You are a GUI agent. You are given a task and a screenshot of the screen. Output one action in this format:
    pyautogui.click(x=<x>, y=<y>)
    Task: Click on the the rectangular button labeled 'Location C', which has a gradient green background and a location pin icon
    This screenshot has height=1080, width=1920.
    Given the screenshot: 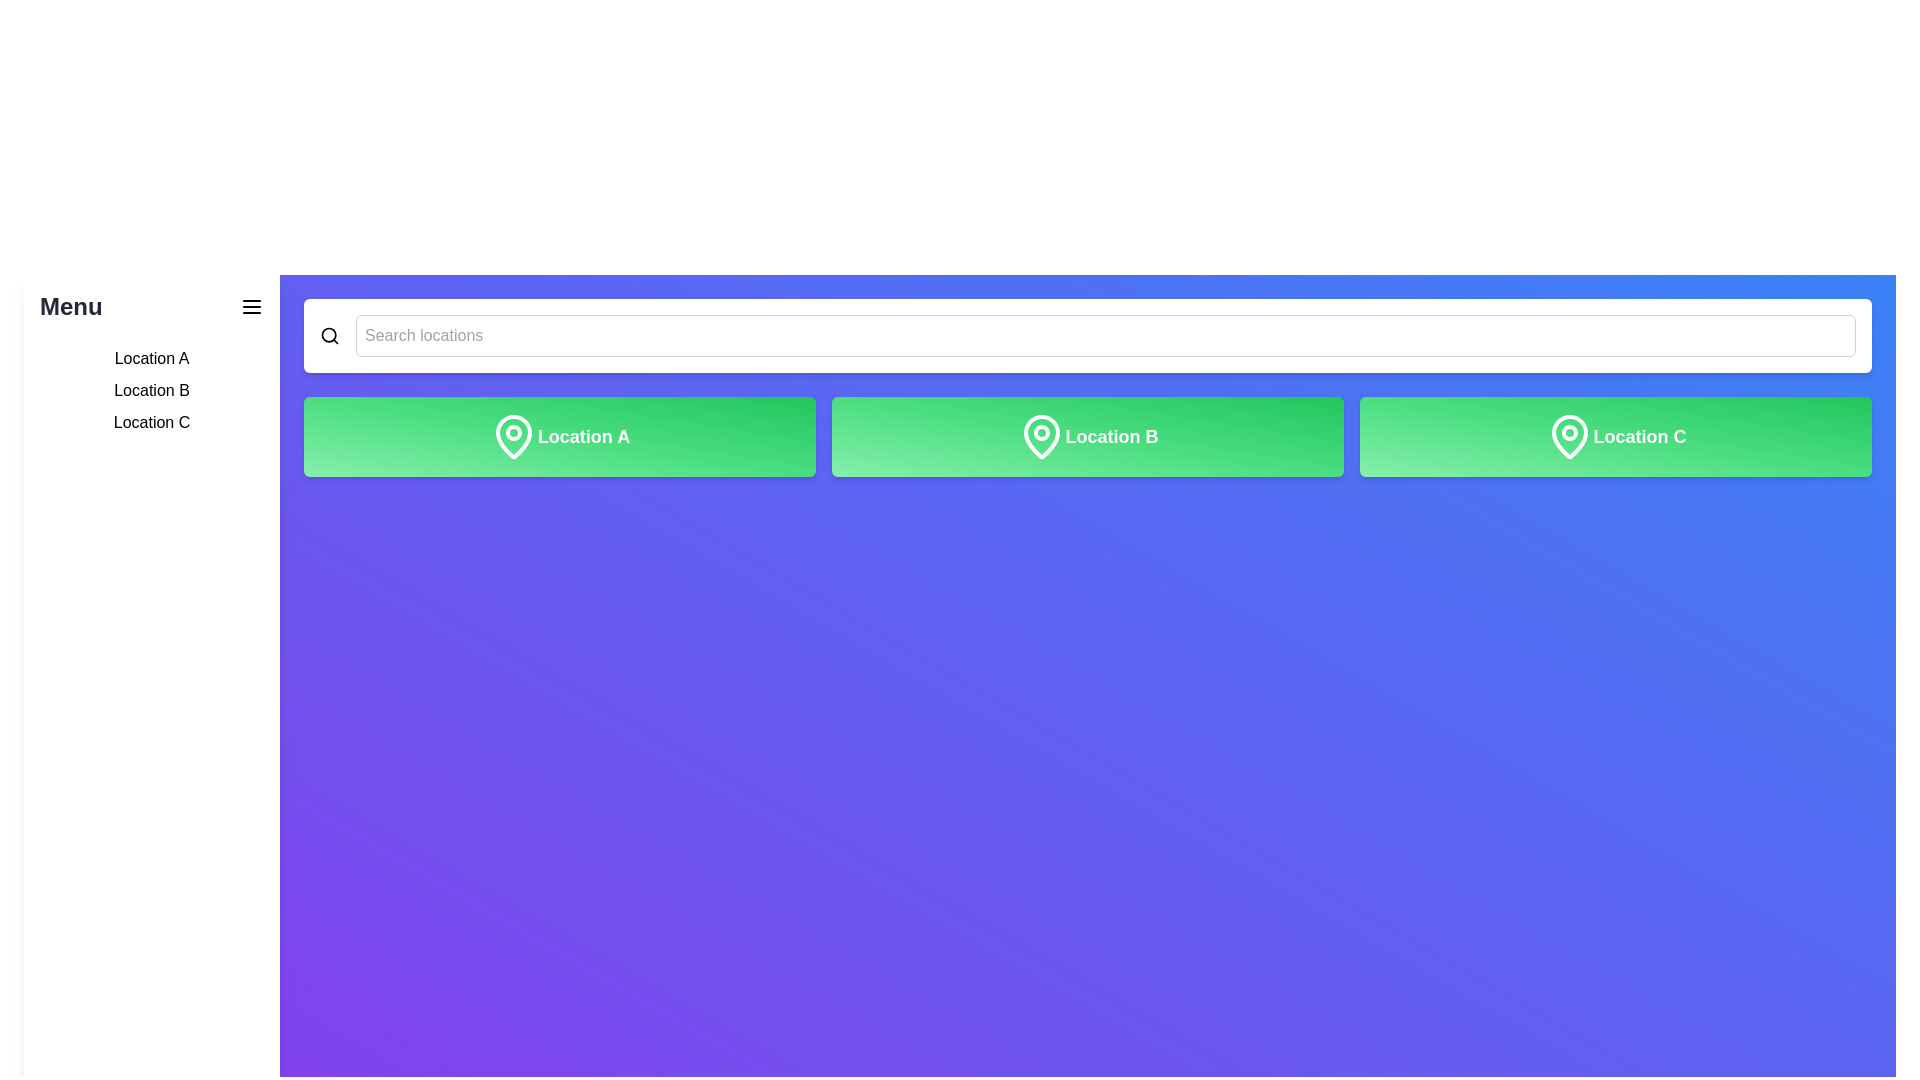 What is the action you would take?
    pyautogui.click(x=1616, y=435)
    